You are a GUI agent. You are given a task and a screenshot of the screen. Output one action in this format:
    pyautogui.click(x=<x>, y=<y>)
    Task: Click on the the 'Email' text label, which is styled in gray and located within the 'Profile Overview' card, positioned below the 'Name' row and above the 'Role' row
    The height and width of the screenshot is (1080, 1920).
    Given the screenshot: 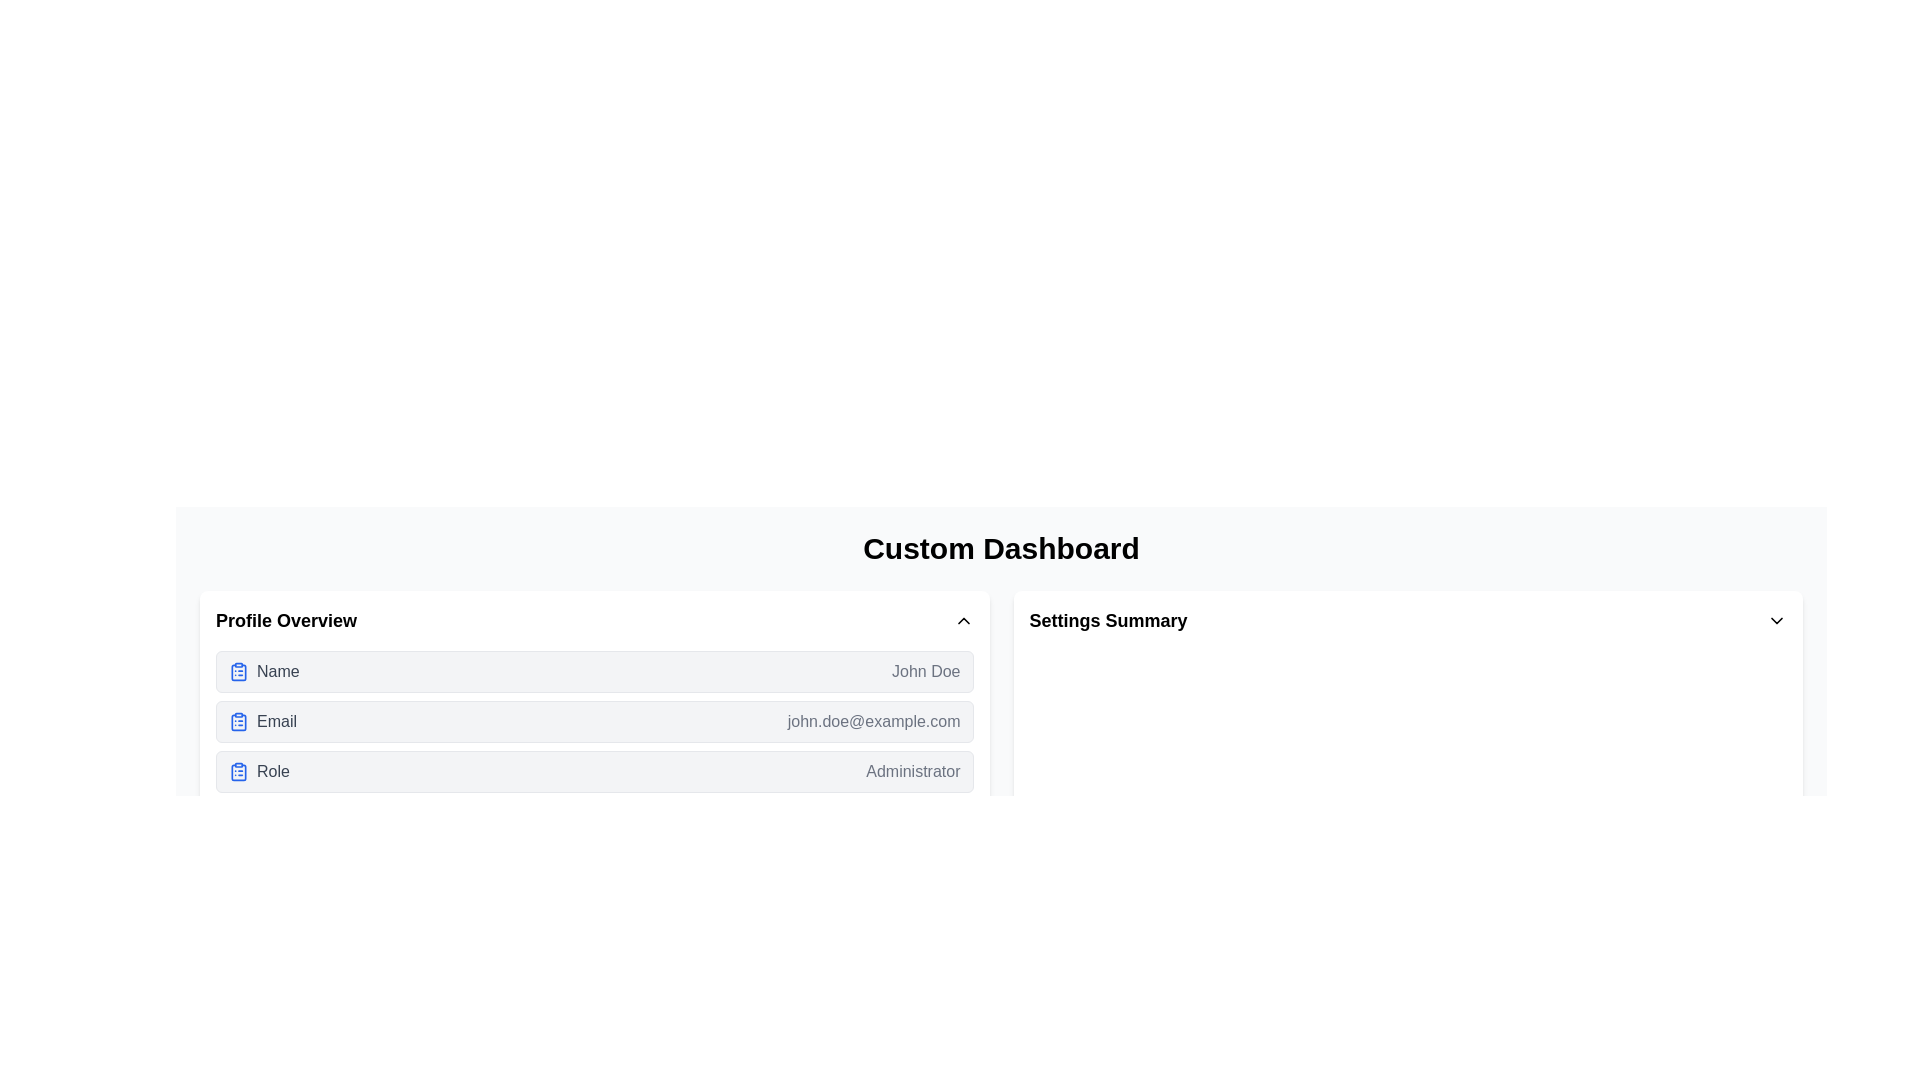 What is the action you would take?
    pyautogui.click(x=262, y=721)
    